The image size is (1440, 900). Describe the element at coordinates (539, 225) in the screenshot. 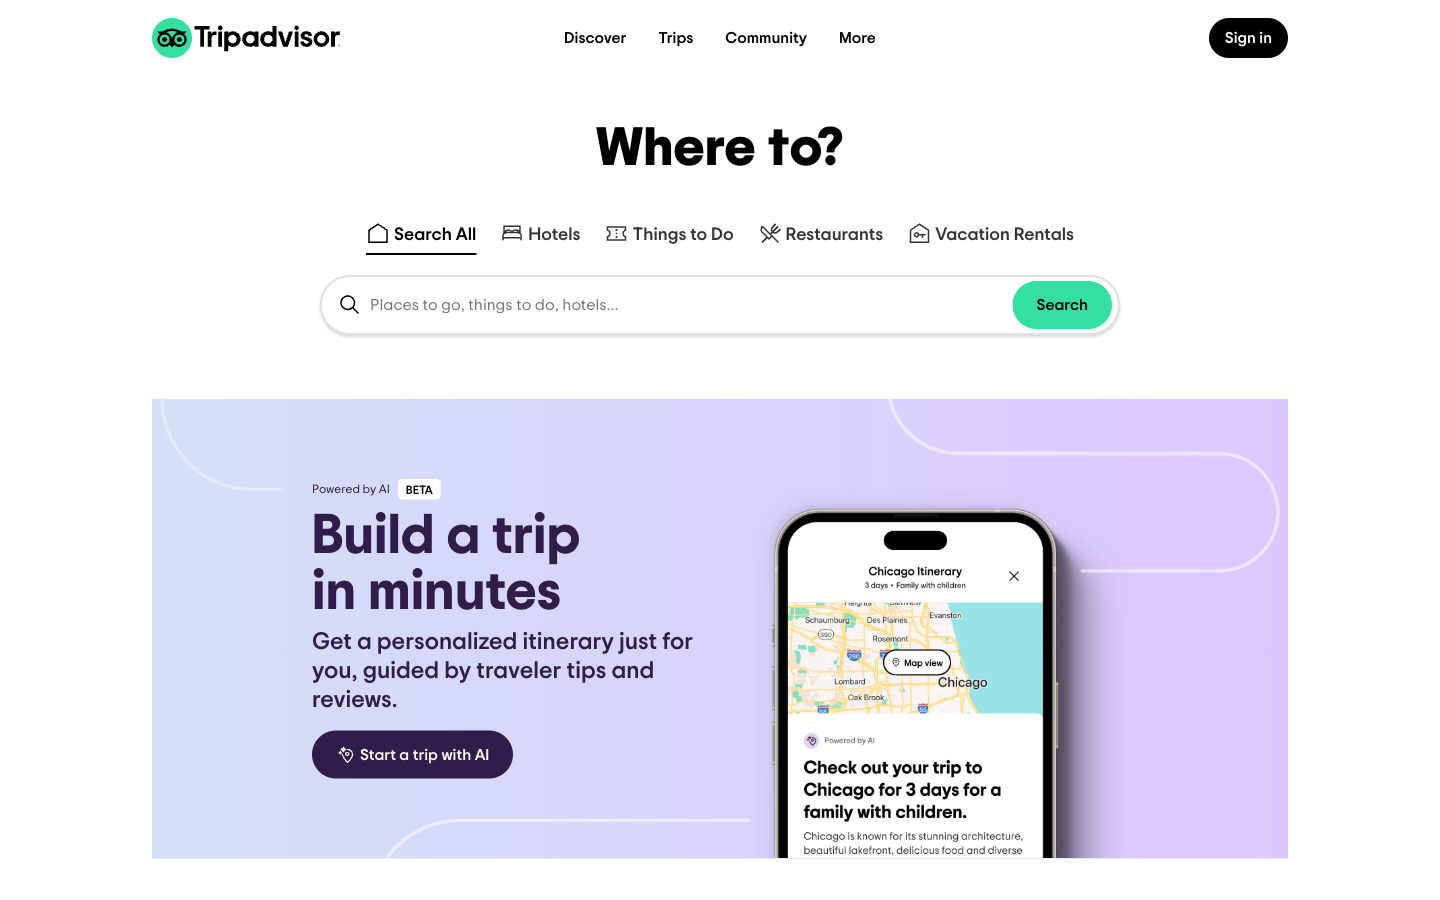

I see `Look up Holiday Inn locations within the hotel database` at that location.